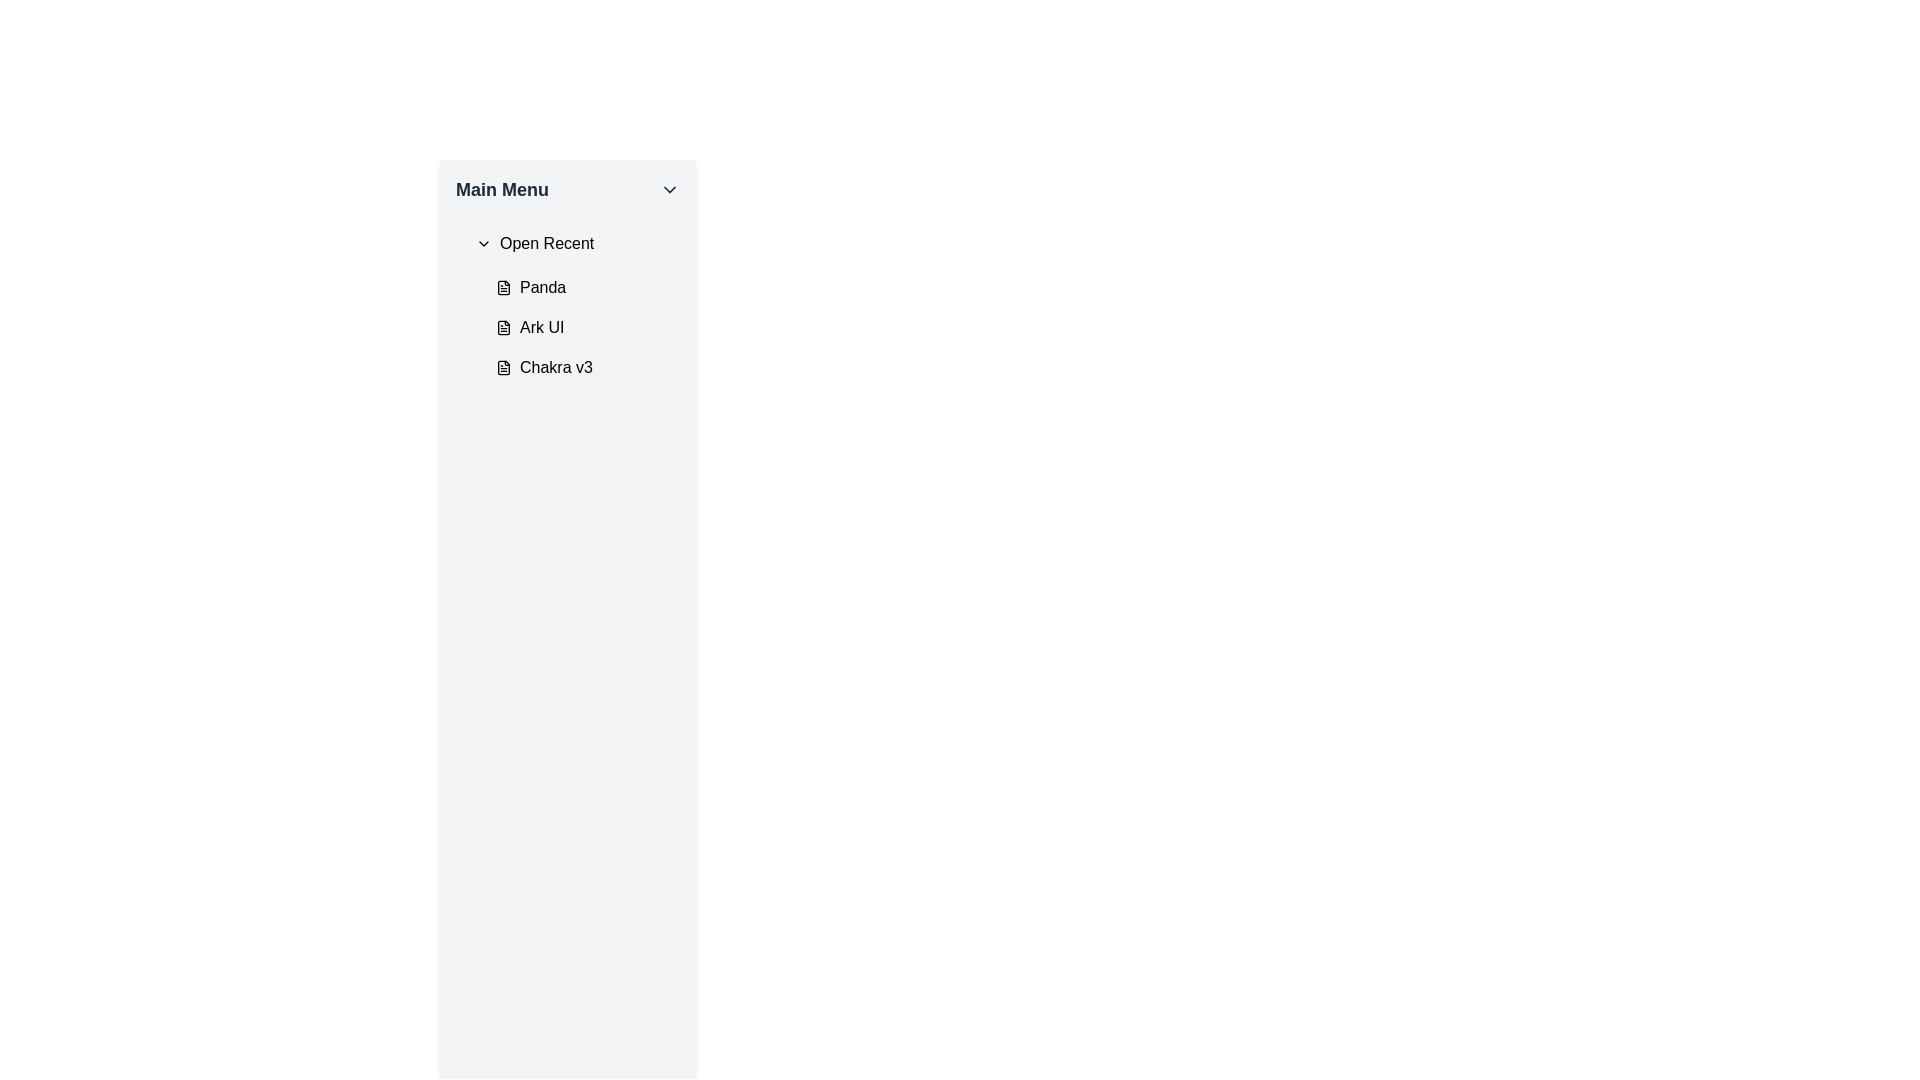 The height and width of the screenshot is (1080, 1920). Describe the element at coordinates (504, 326) in the screenshot. I see `the document icon representing 'Ark UI' in the 'Open Recent' subsection of the 'Main Menu'` at that location.